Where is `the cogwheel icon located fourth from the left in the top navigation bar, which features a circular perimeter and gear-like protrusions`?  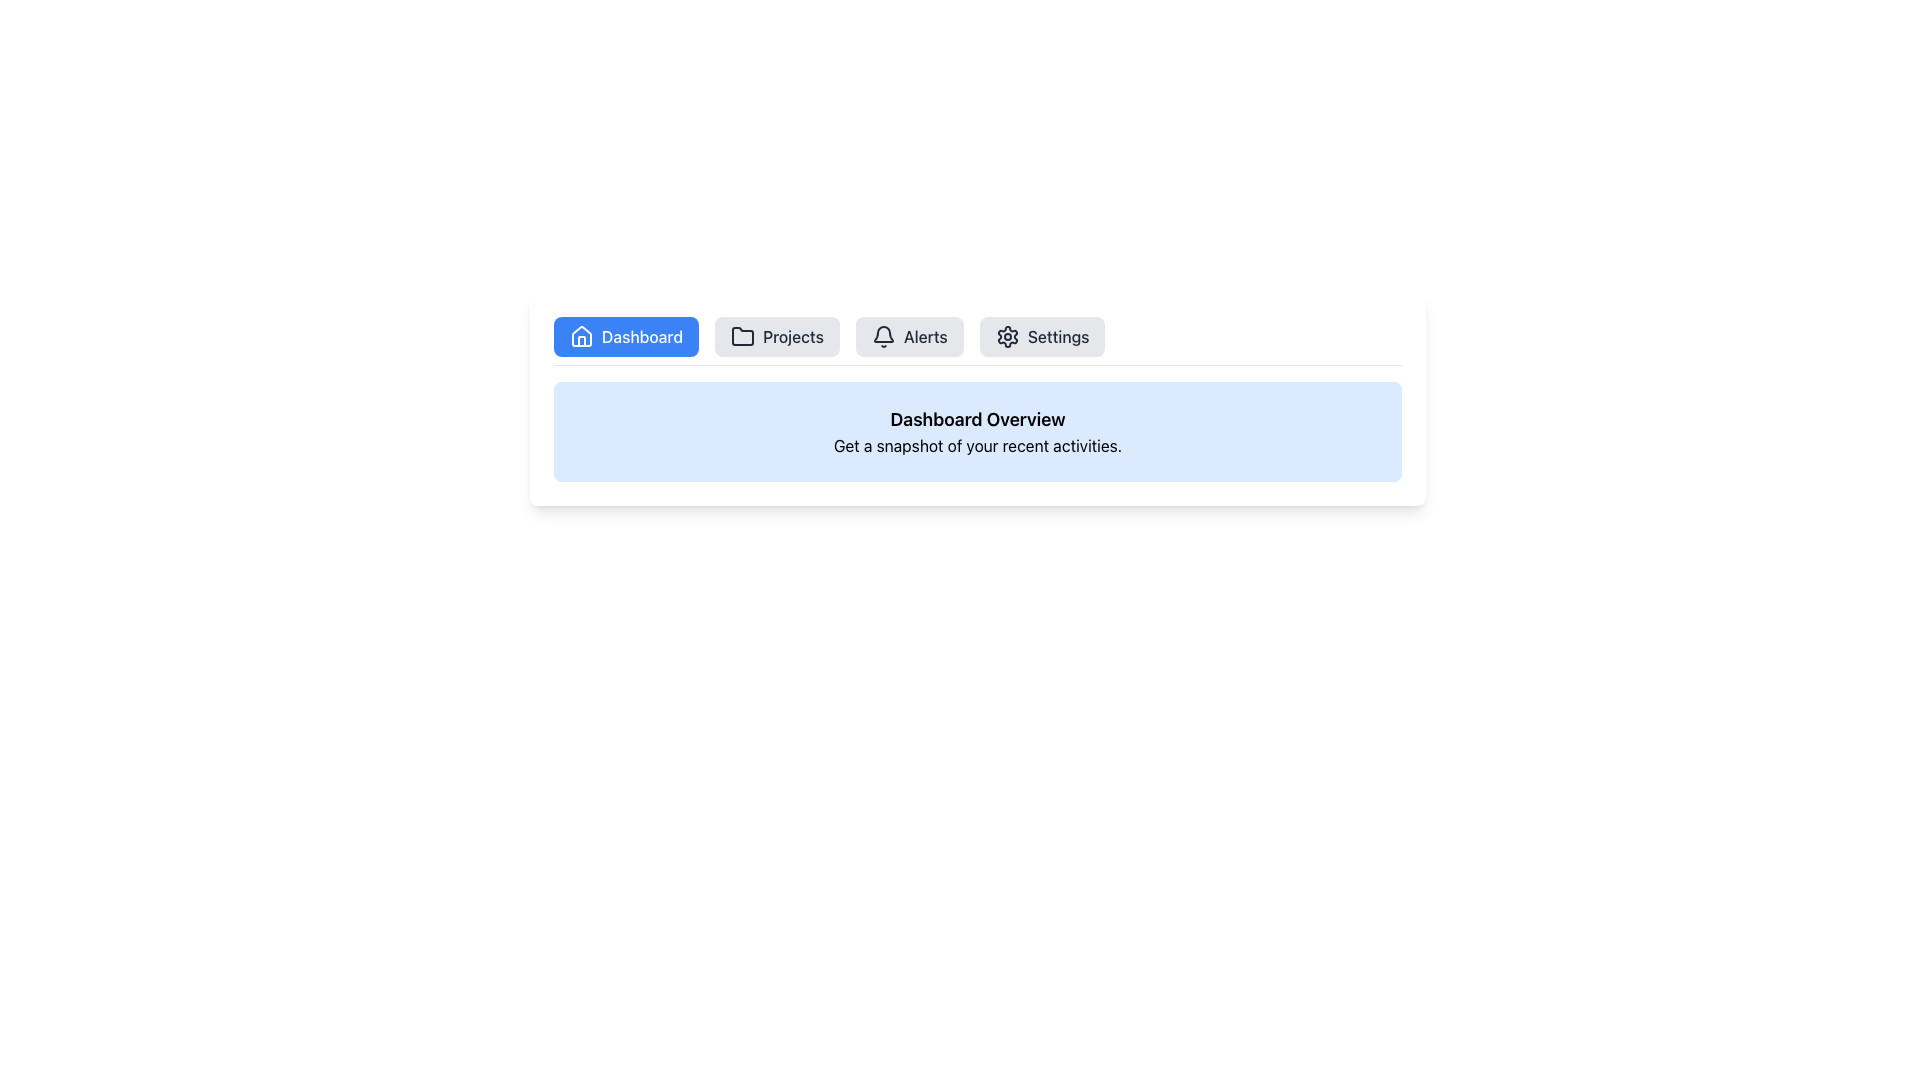 the cogwheel icon located fourth from the left in the top navigation bar, which features a circular perimeter and gear-like protrusions is located at coordinates (1007, 335).